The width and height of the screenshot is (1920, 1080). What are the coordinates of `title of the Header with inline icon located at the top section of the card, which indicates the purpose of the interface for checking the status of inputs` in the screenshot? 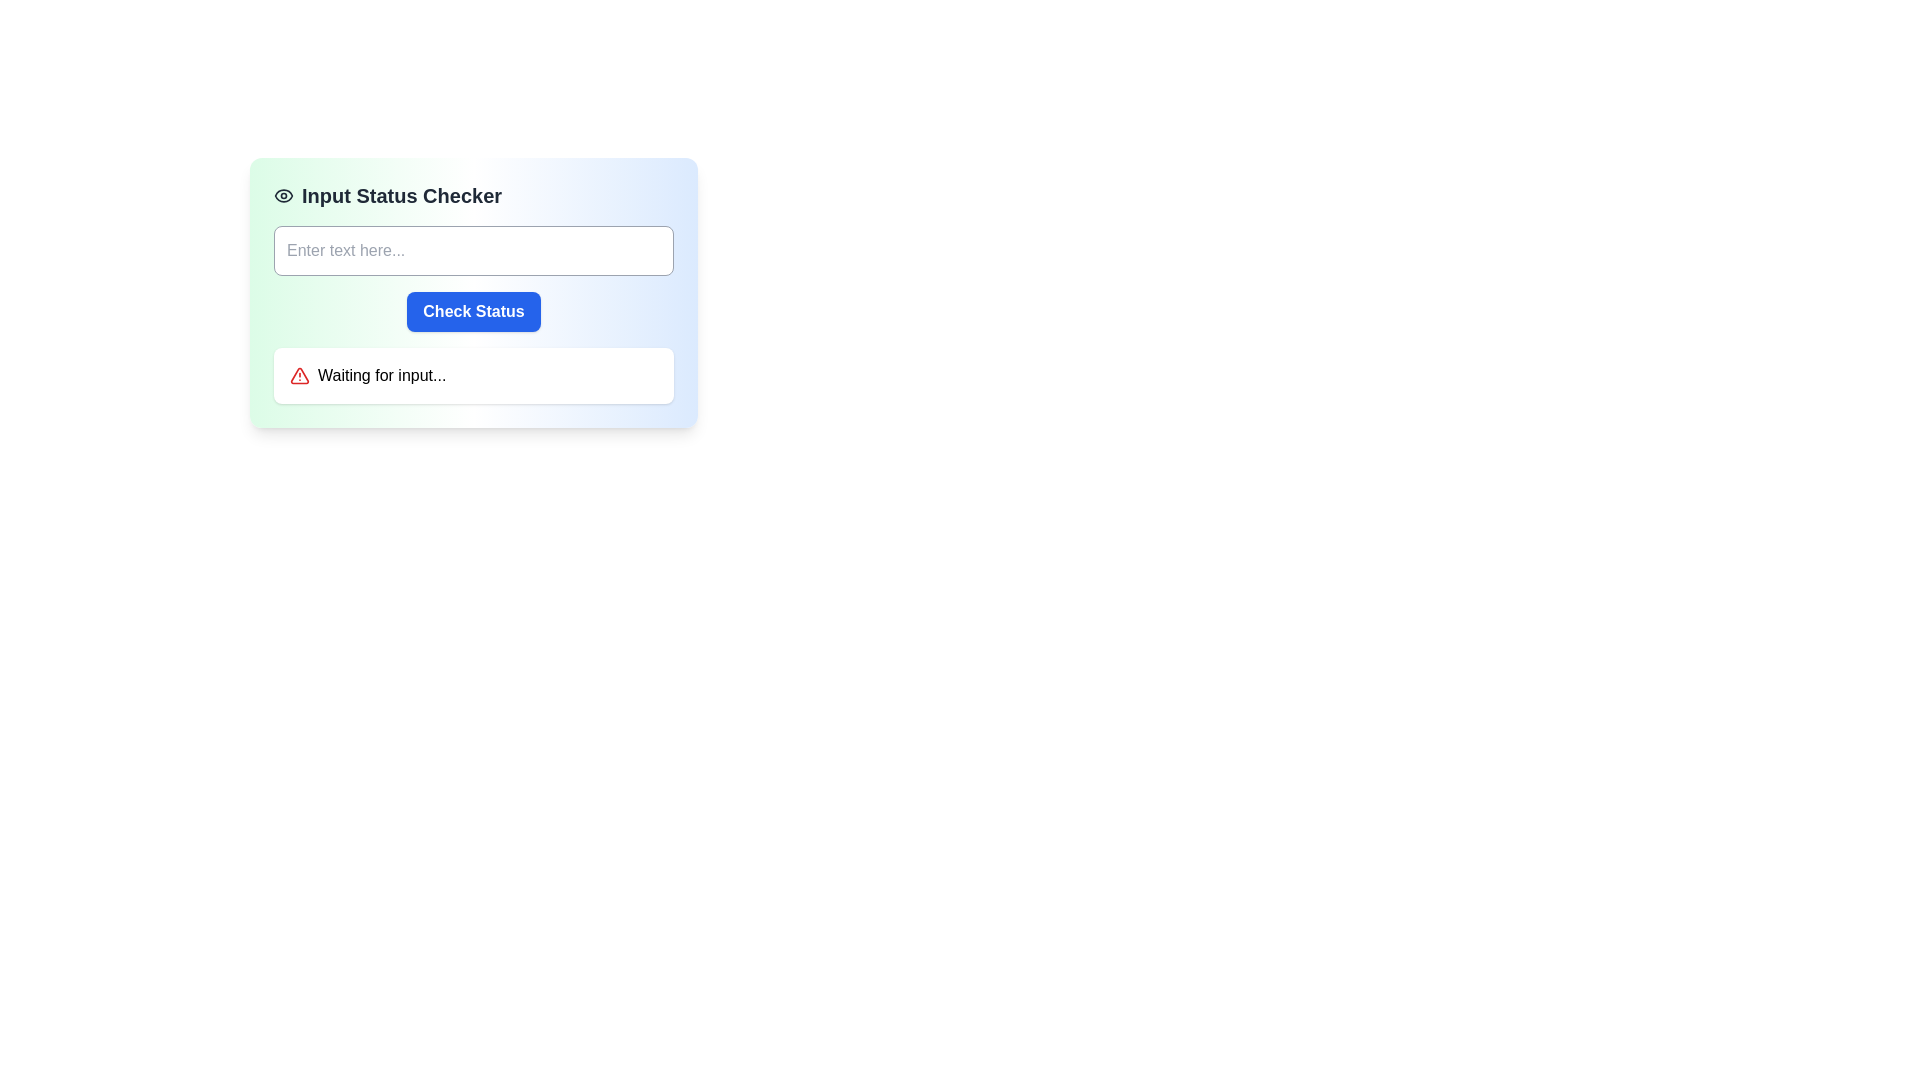 It's located at (473, 196).